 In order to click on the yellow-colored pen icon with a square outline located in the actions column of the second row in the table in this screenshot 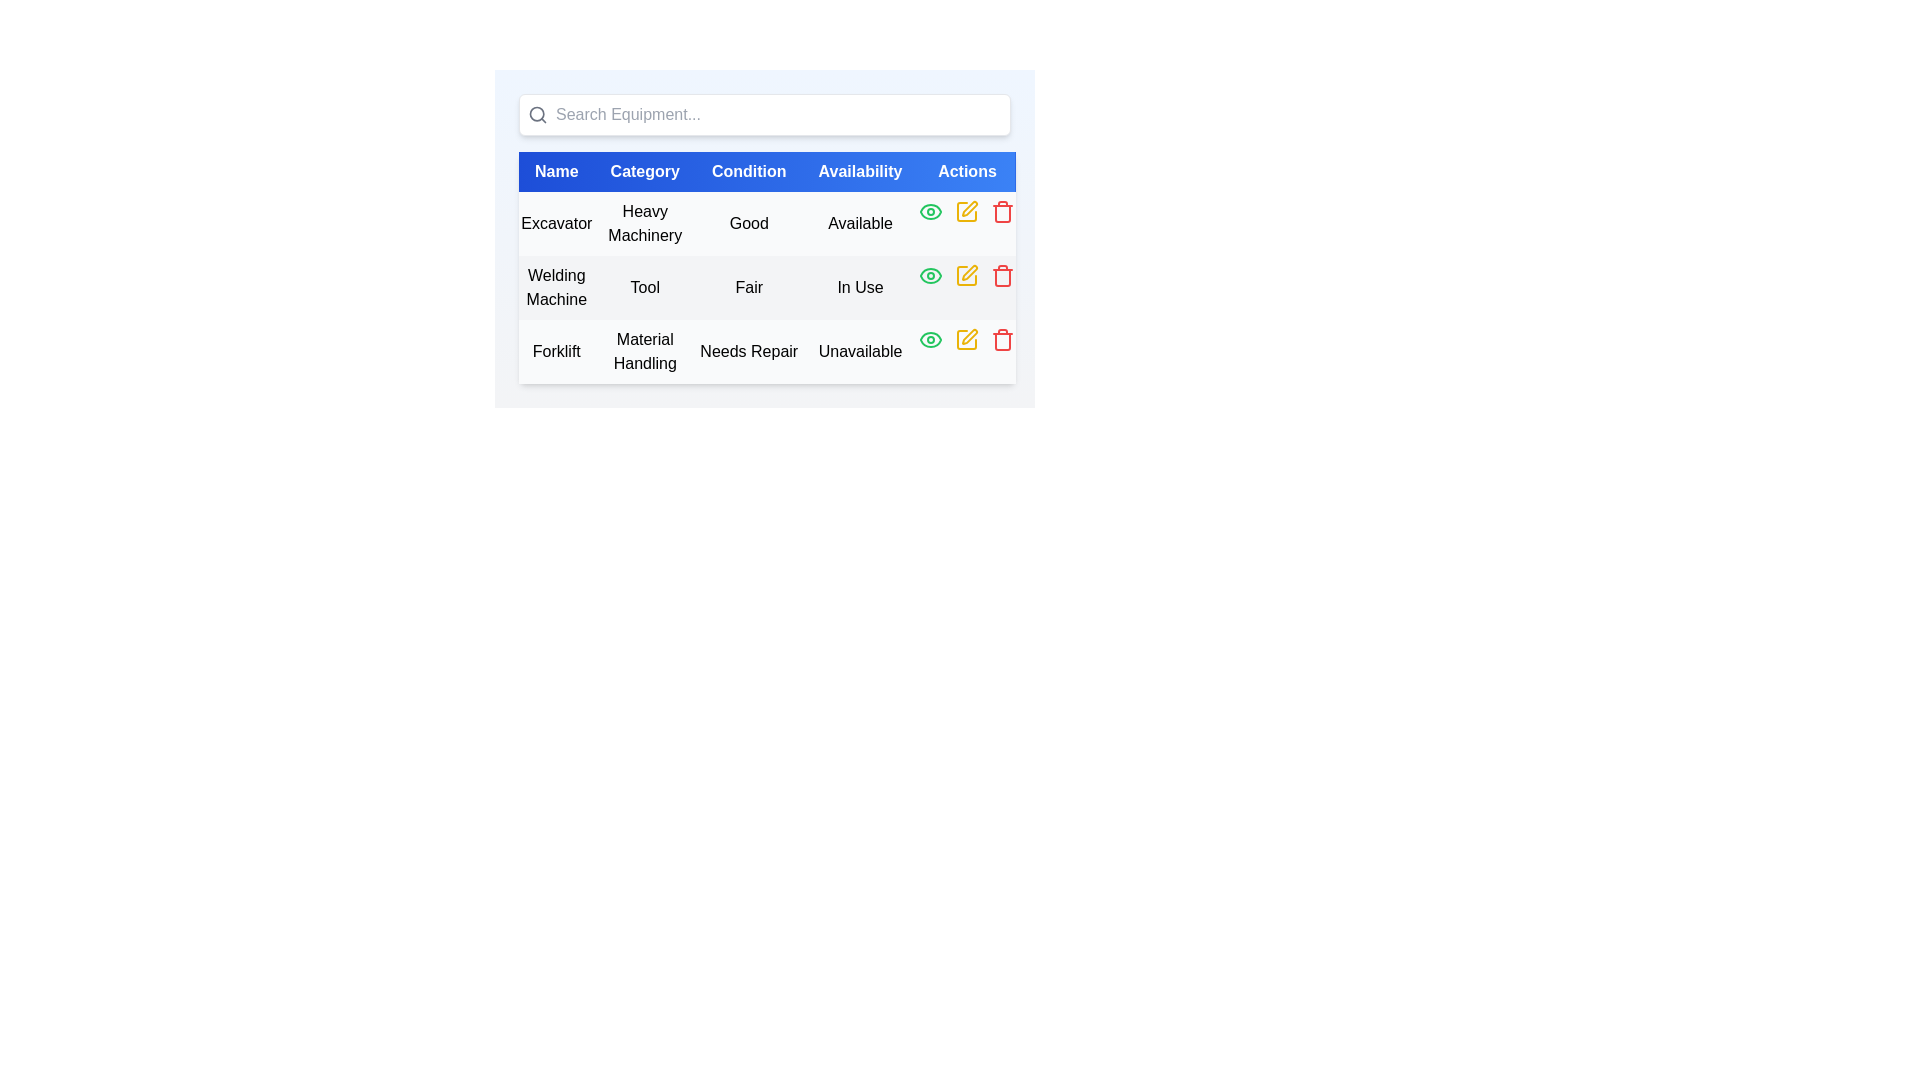, I will do `click(967, 276)`.